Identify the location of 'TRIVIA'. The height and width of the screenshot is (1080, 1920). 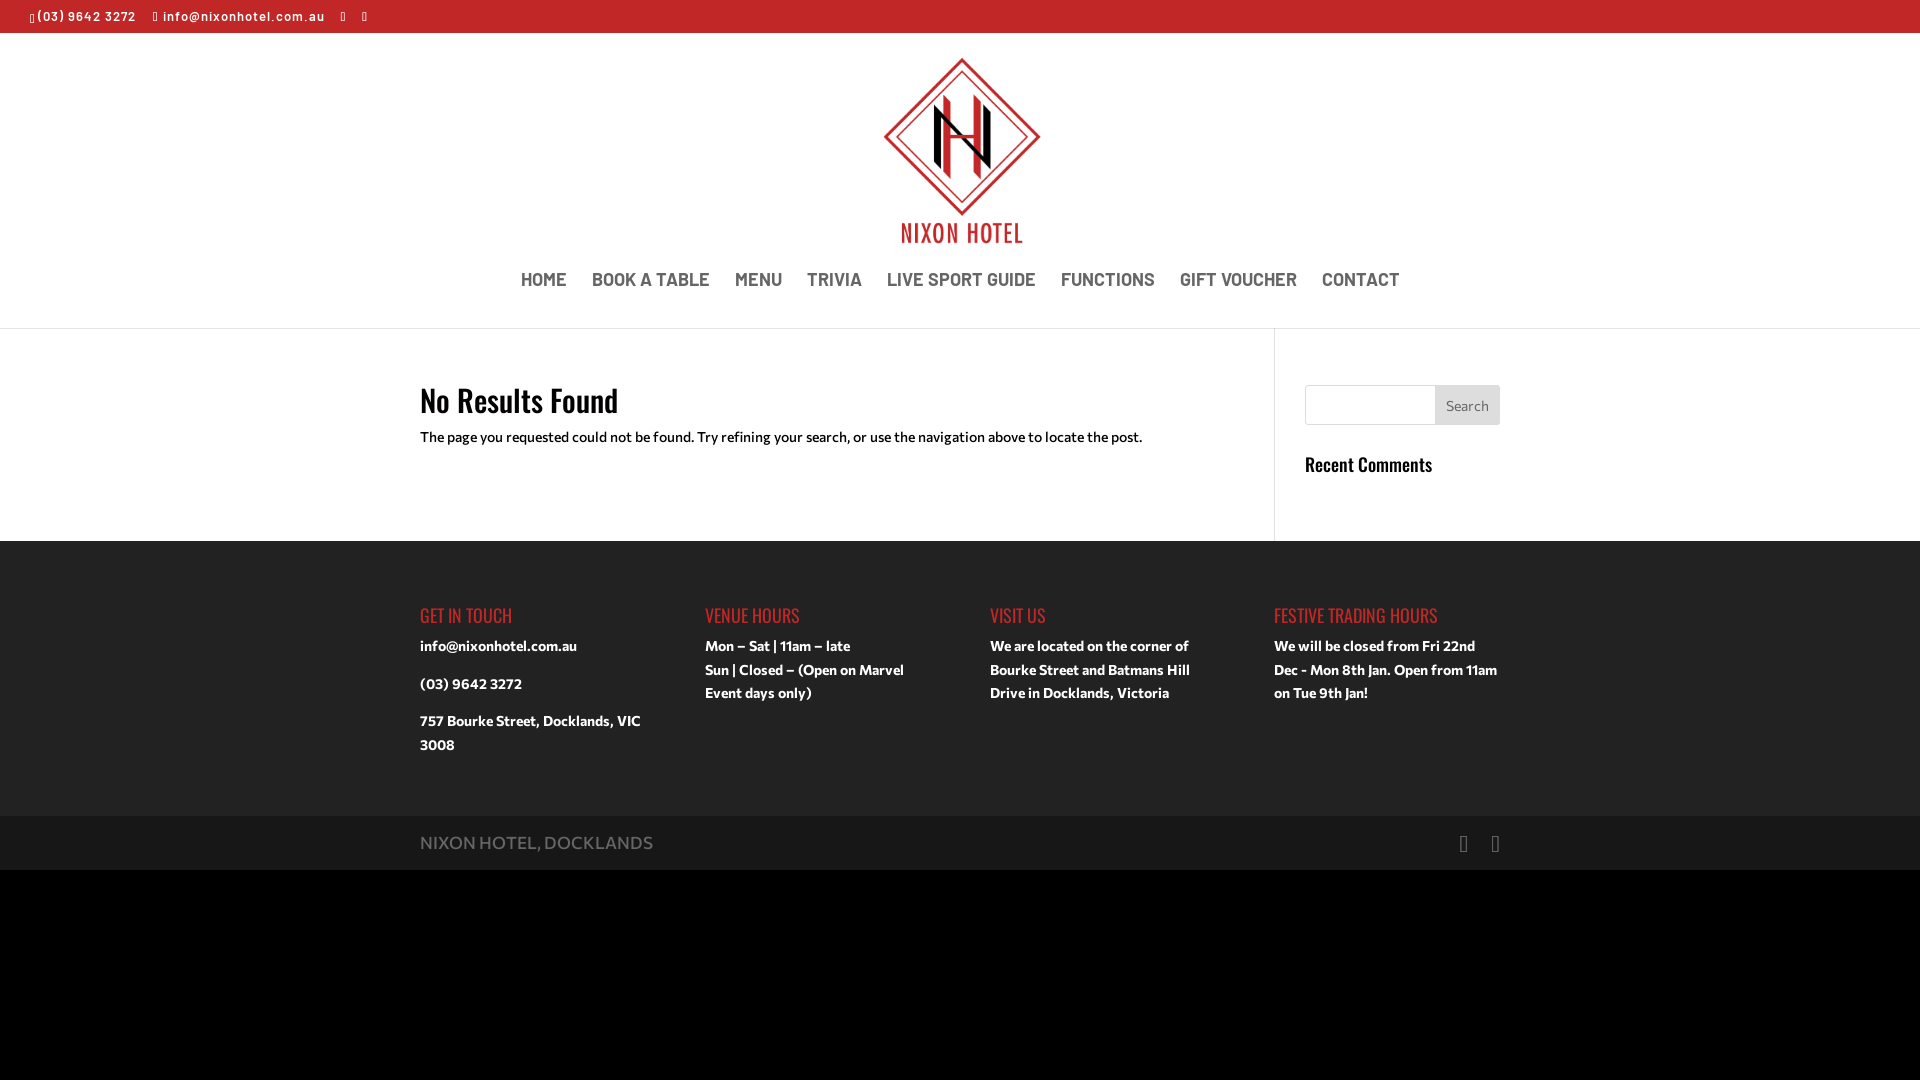
(833, 300).